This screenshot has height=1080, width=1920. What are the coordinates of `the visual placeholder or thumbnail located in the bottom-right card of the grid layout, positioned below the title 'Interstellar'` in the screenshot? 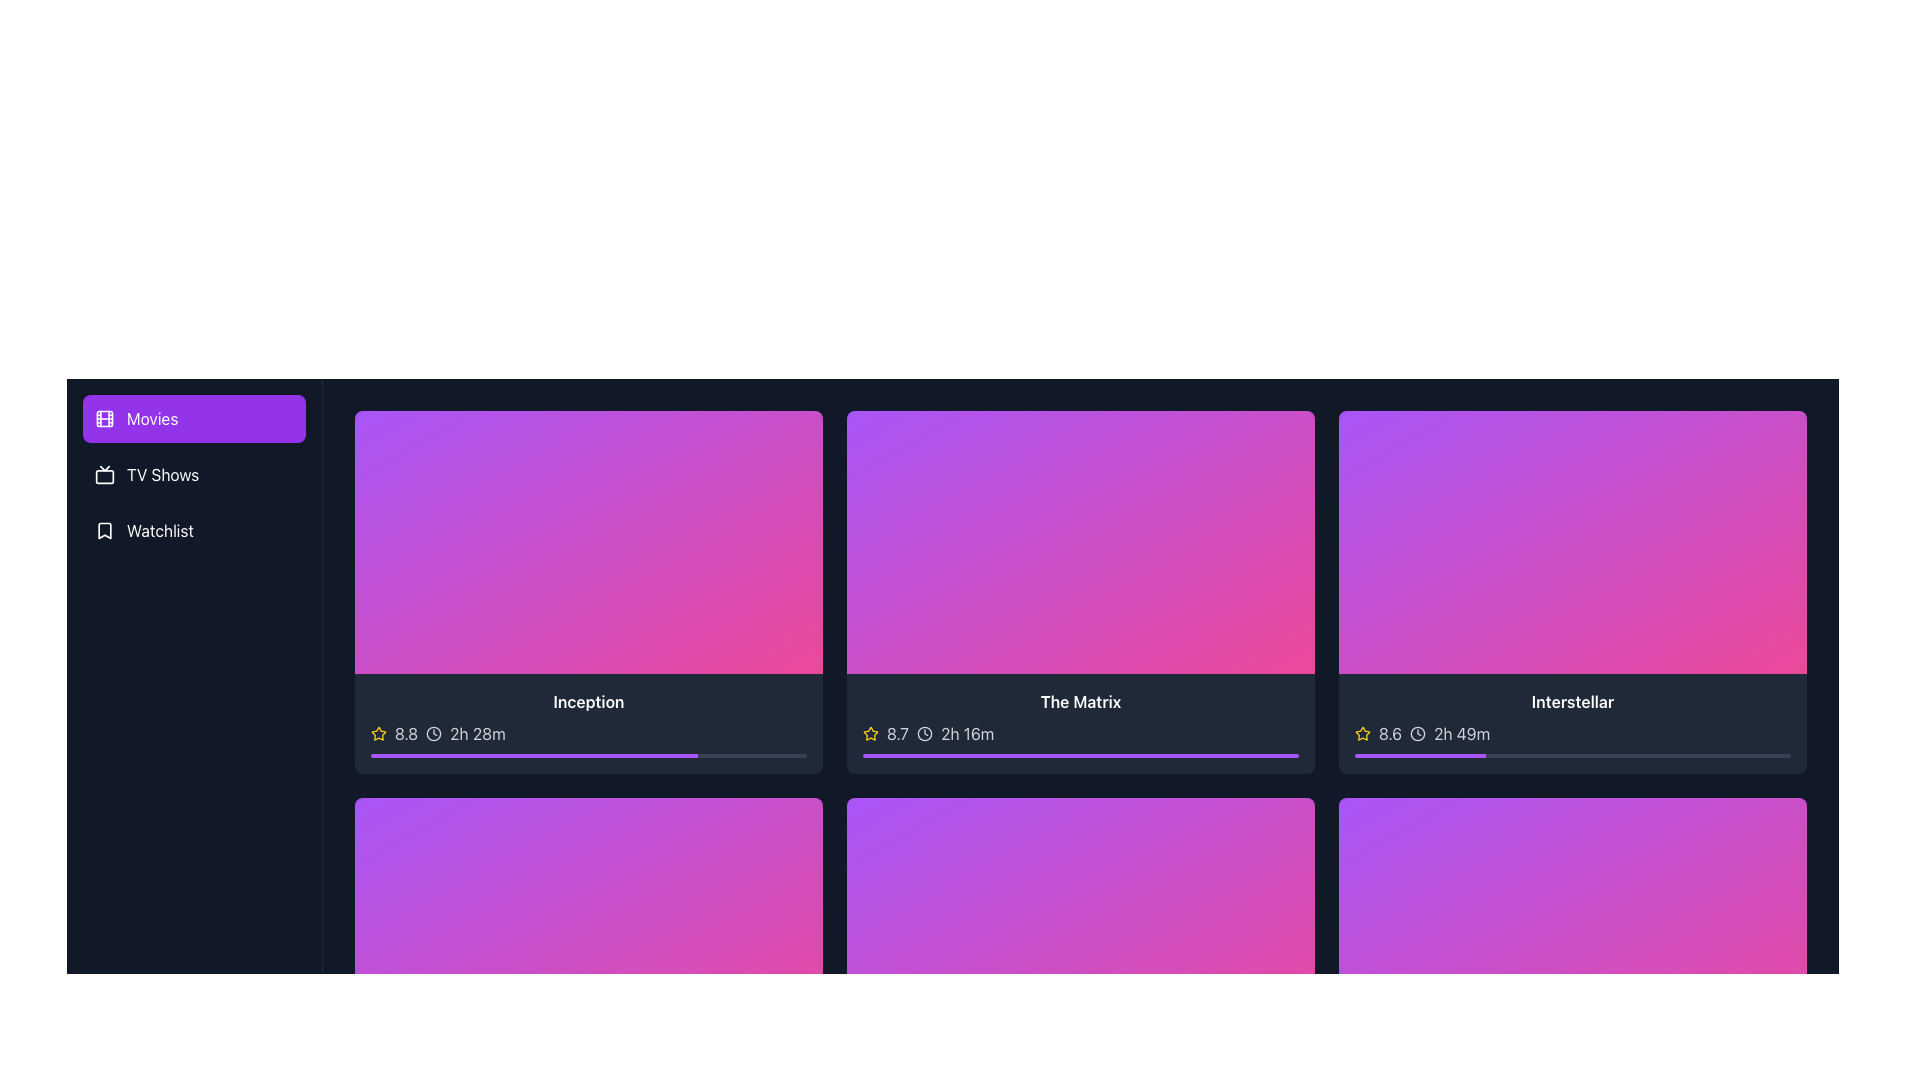 It's located at (1572, 929).